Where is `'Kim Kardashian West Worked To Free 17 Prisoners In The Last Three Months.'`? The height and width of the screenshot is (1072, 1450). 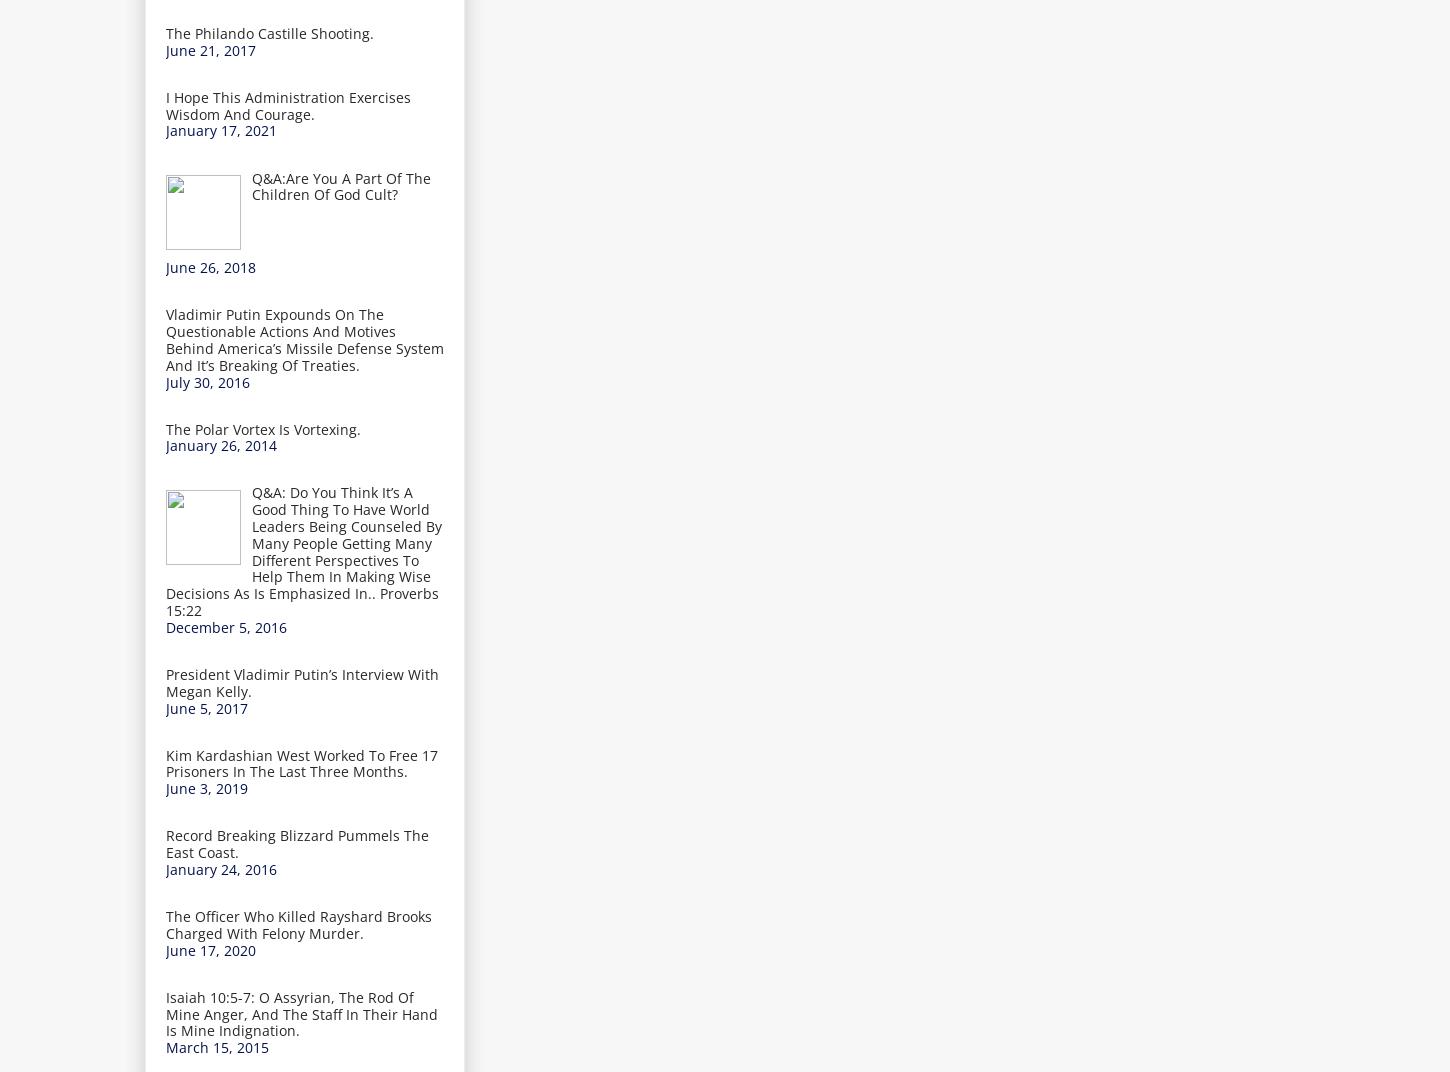
'Kim Kardashian West Worked To Free 17 Prisoners In The Last Three Months.' is located at coordinates (165, 763).